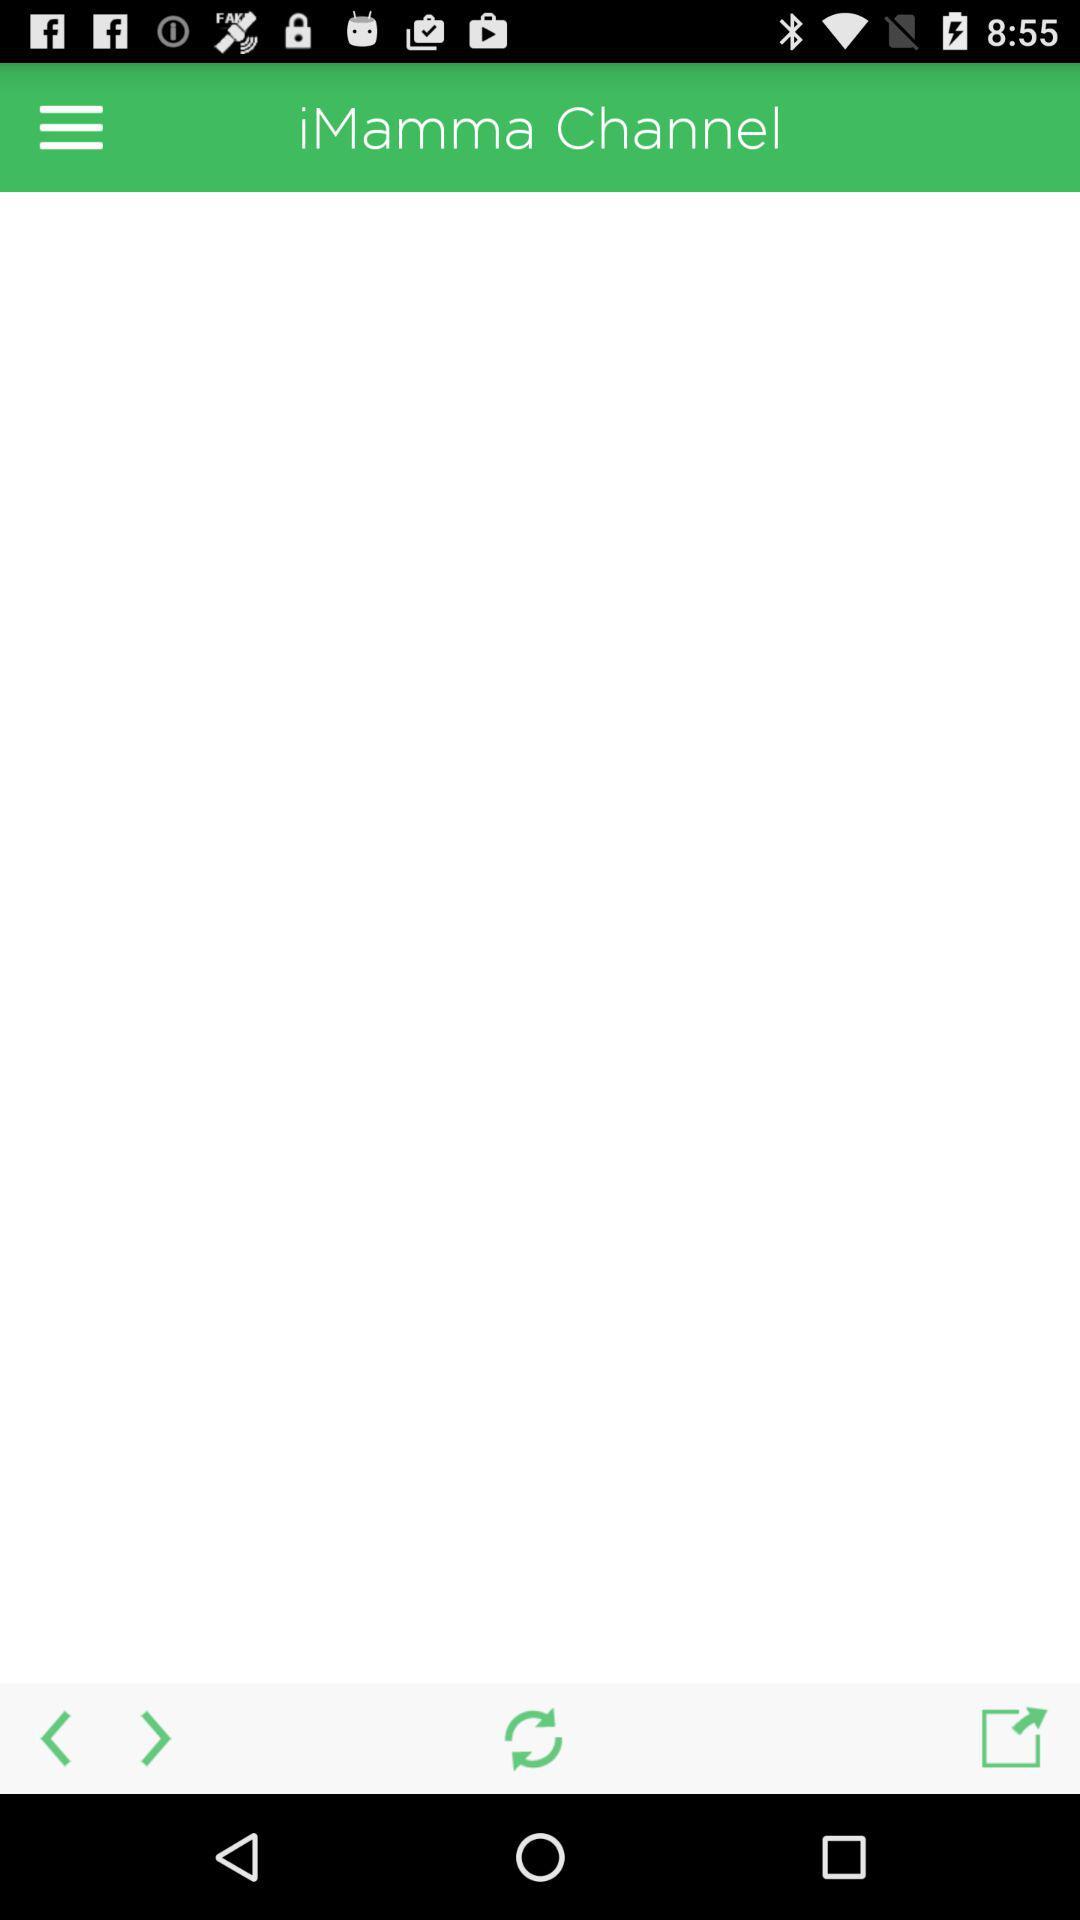 The image size is (1080, 1920). Describe the element at coordinates (51, 1737) in the screenshot. I see `previous` at that location.